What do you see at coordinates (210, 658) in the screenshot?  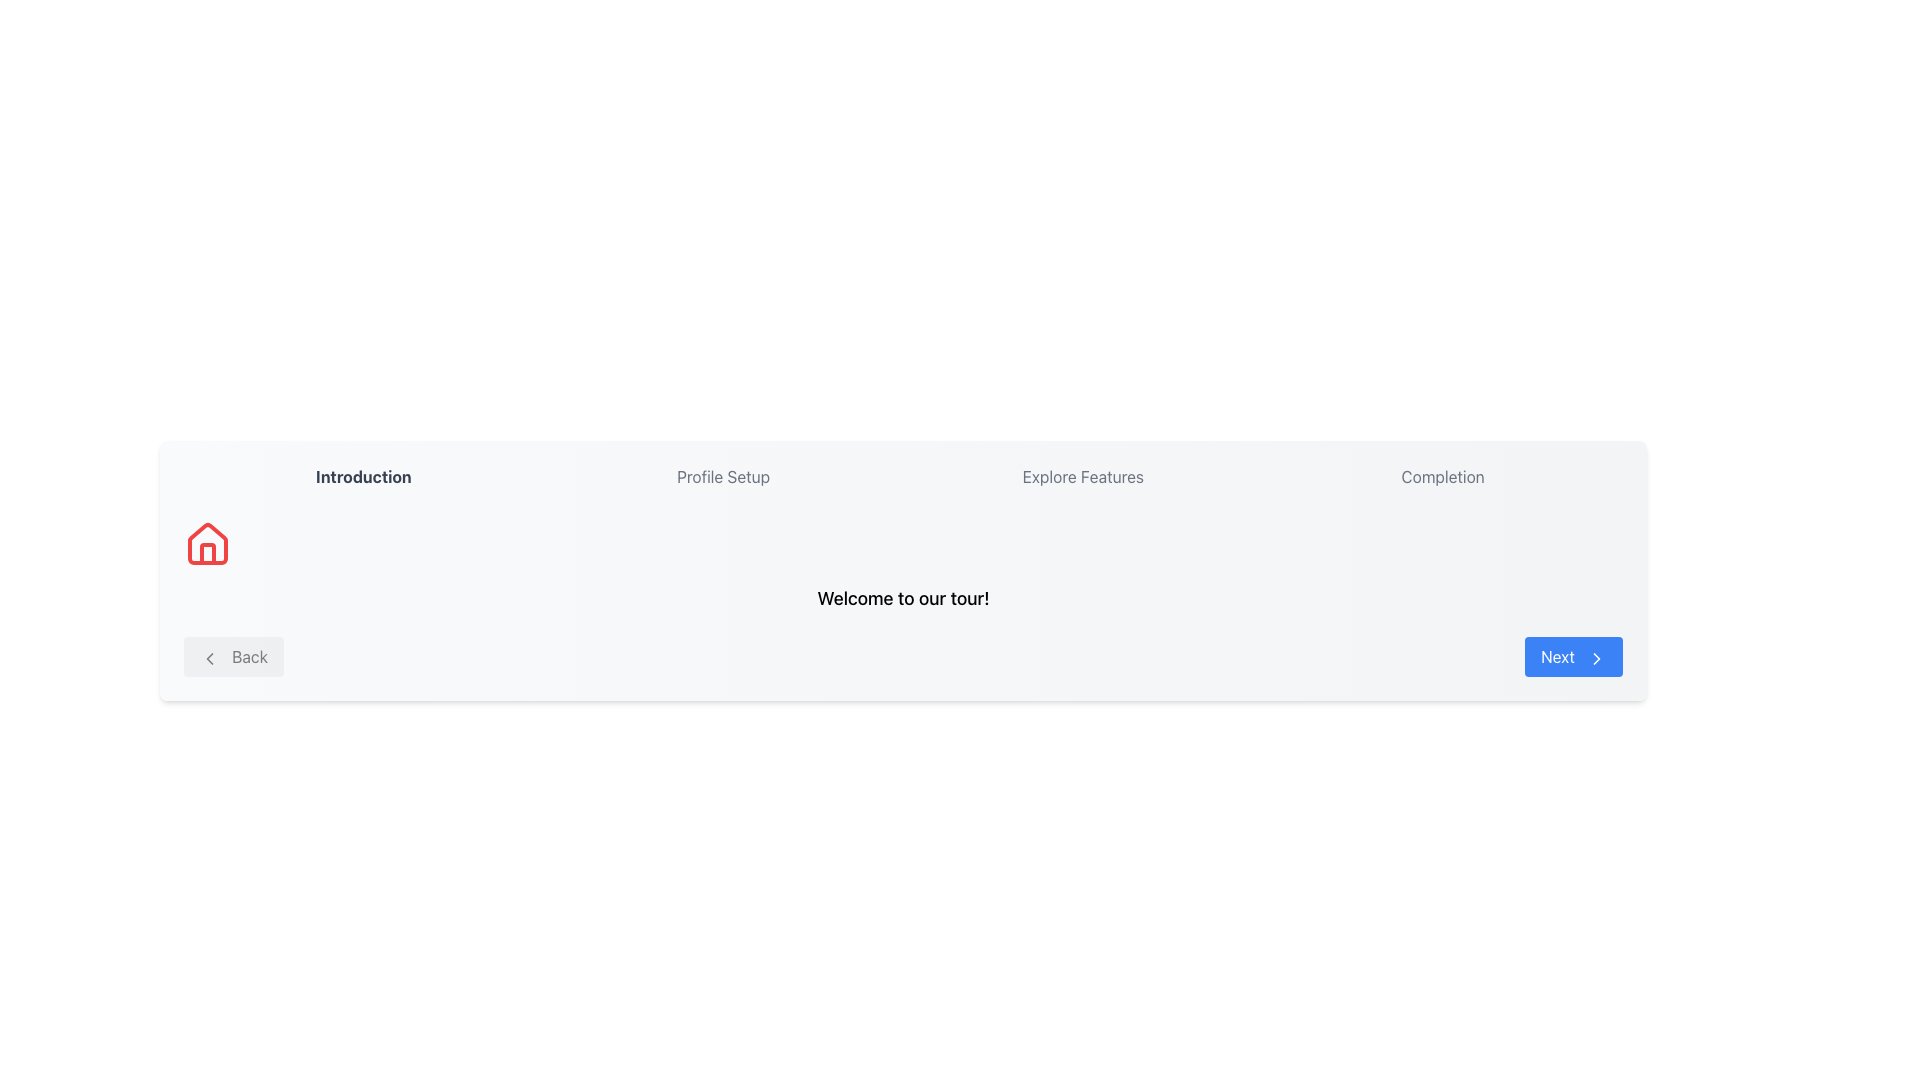 I see `the 'Back' button which contains the chevron icon` at bounding box center [210, 658].